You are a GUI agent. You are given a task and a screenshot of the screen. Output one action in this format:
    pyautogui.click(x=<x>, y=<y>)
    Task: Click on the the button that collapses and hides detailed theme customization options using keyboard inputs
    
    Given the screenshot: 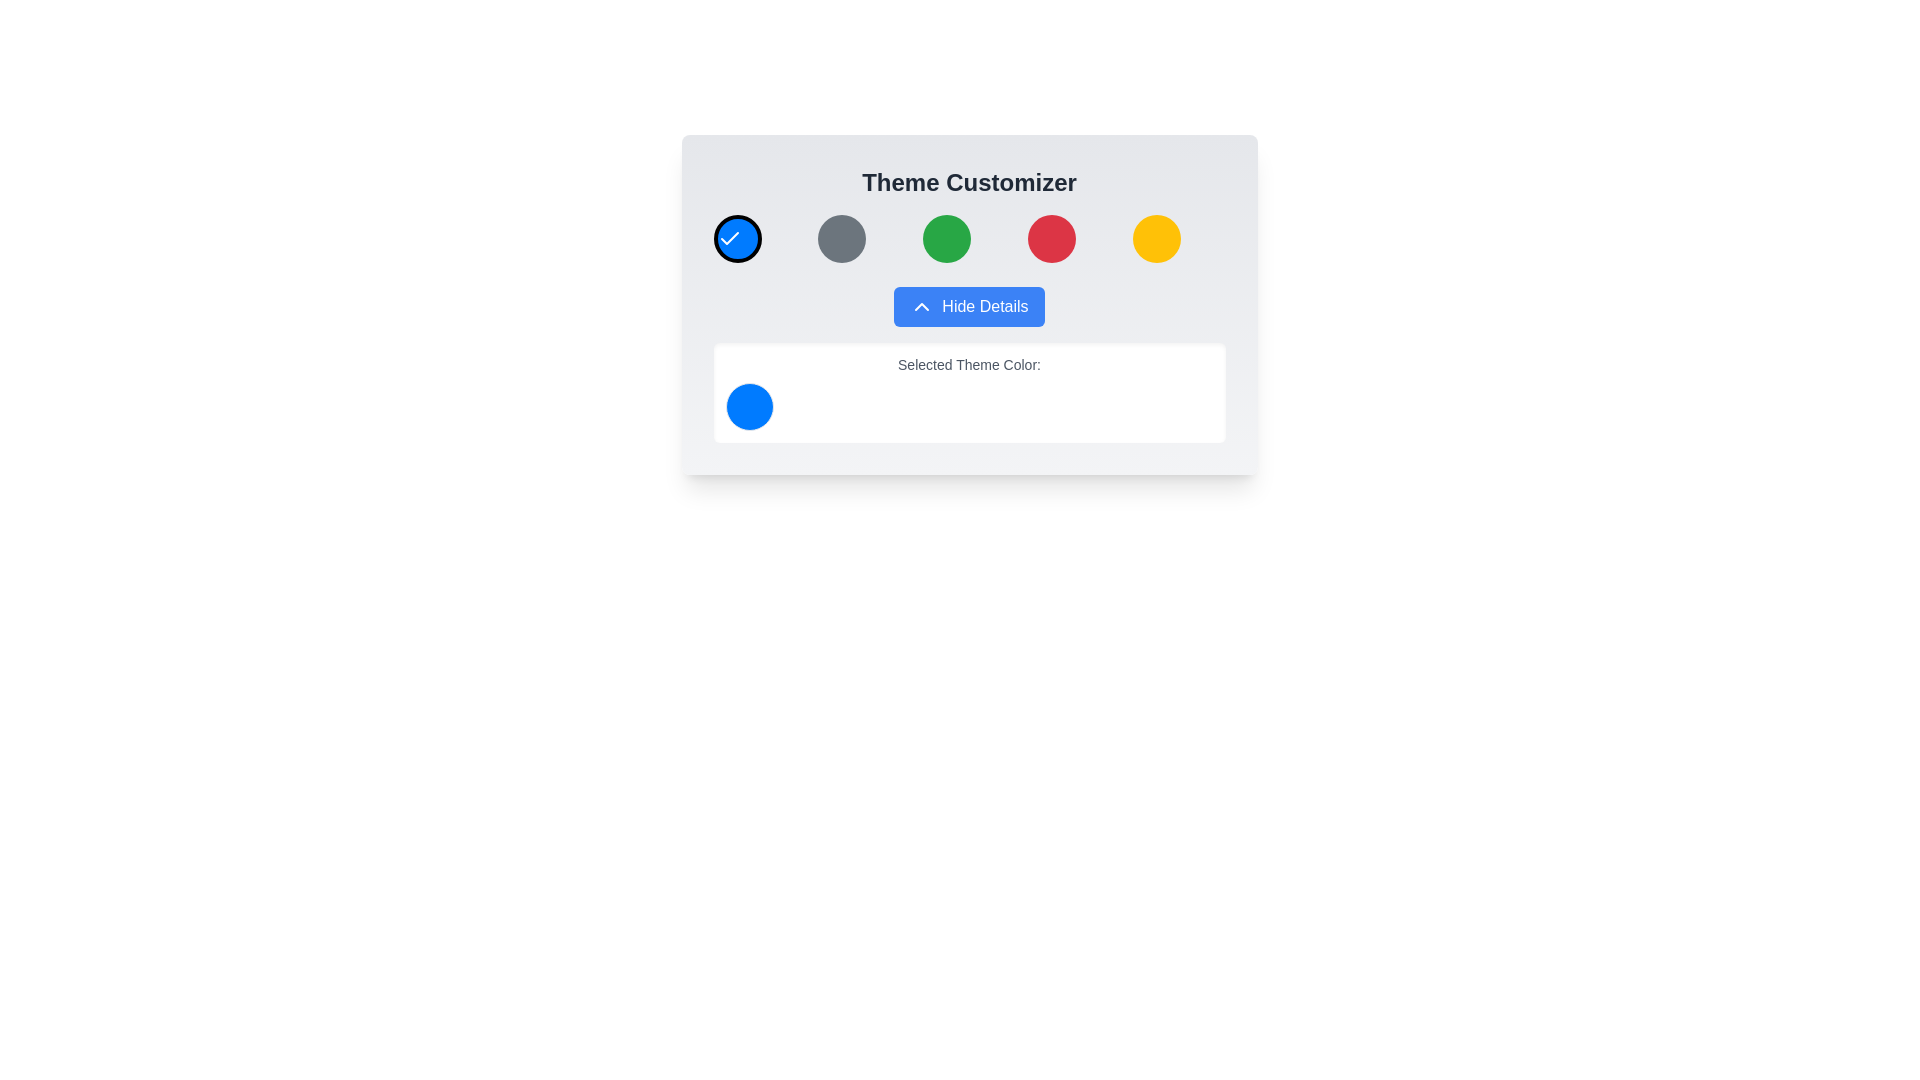 What is the action you would take?
    pyautogui.click(x=969, y=307)
    